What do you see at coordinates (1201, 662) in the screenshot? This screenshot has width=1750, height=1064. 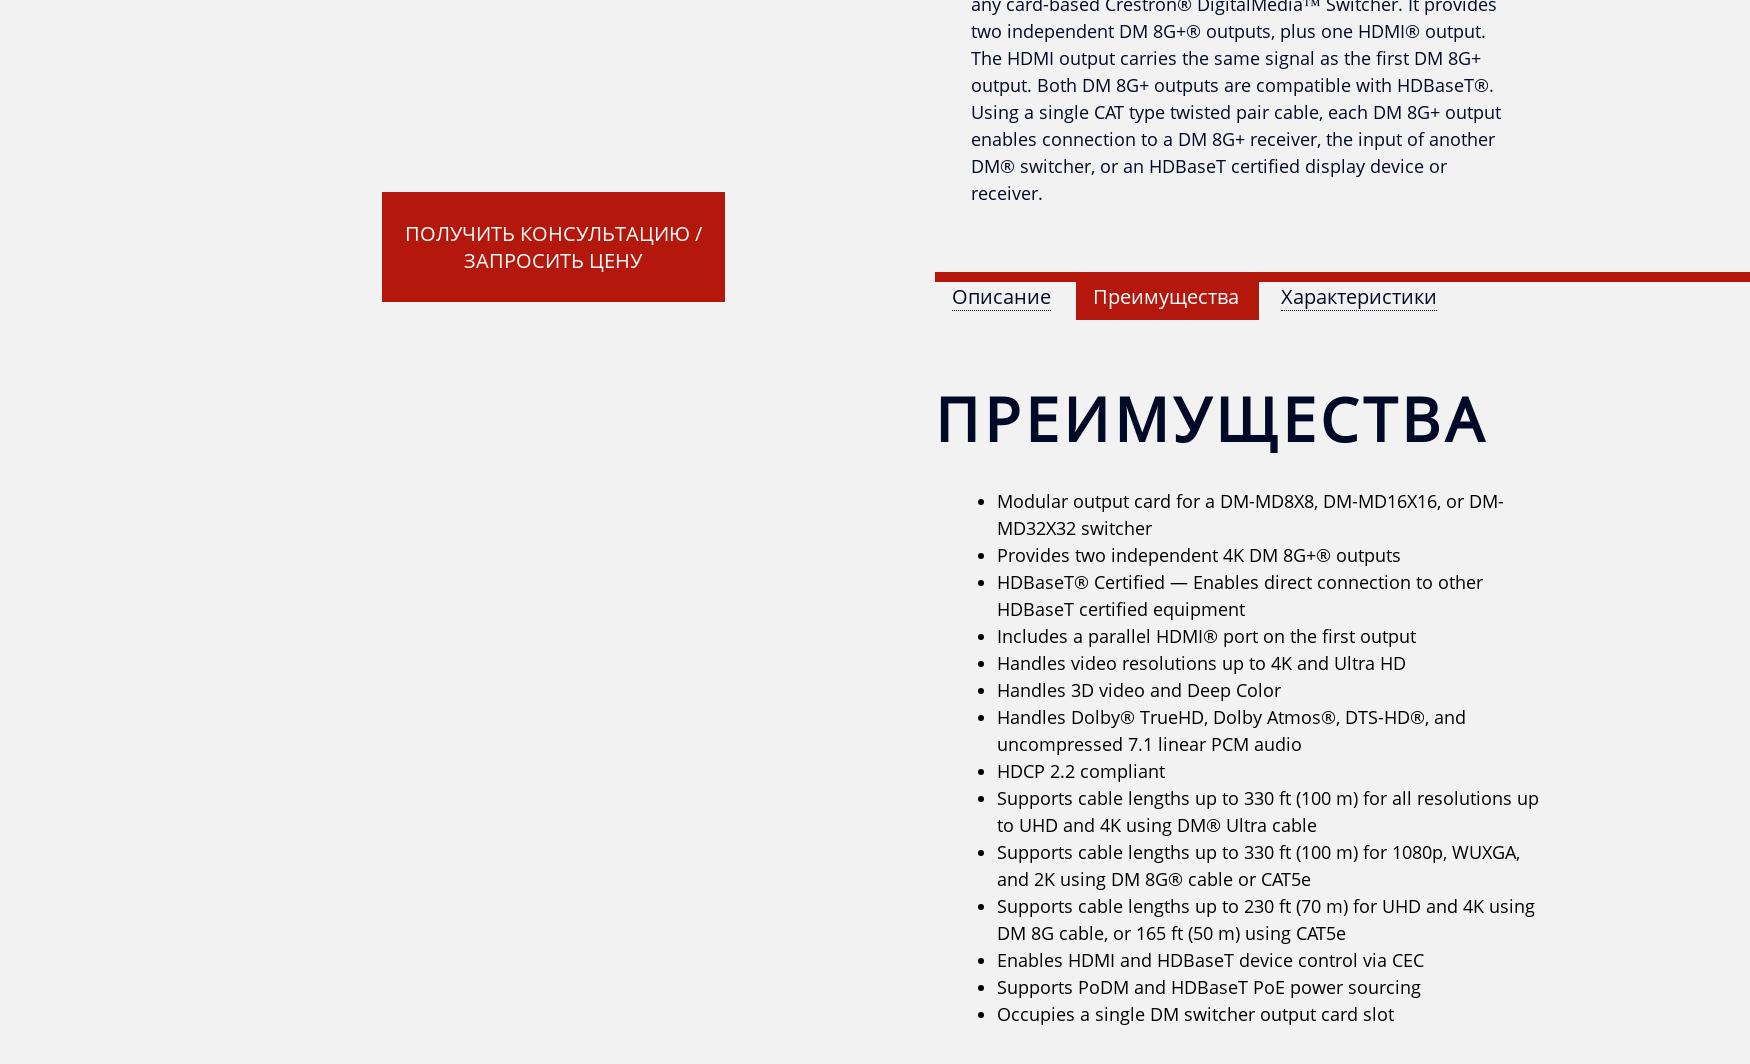 I see `'Handles video resolutions up to 4K and Ultra HD'` at bounding box center [1201, 662].